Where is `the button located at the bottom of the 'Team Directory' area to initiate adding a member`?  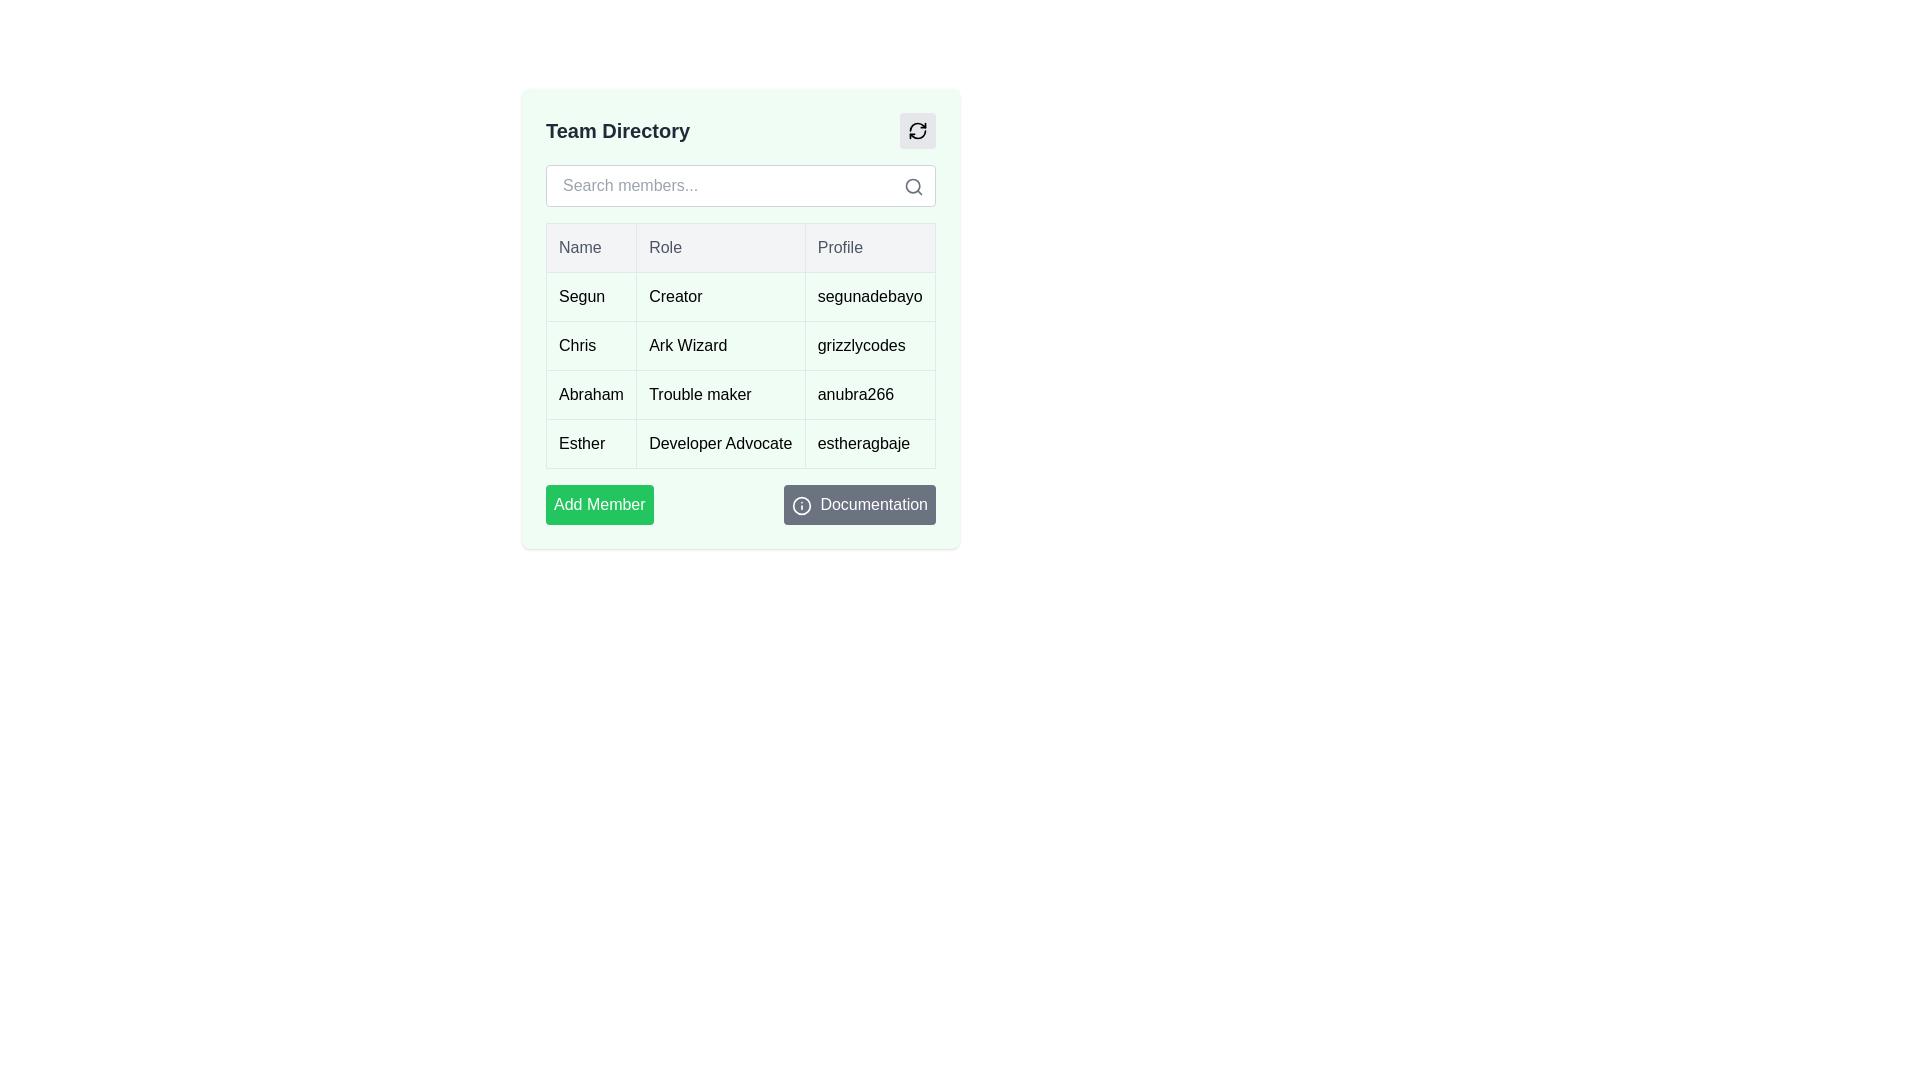 the button located at the bottom of the 'Team Directory' area to initiate adding a member is located at coordinates (598, 504).